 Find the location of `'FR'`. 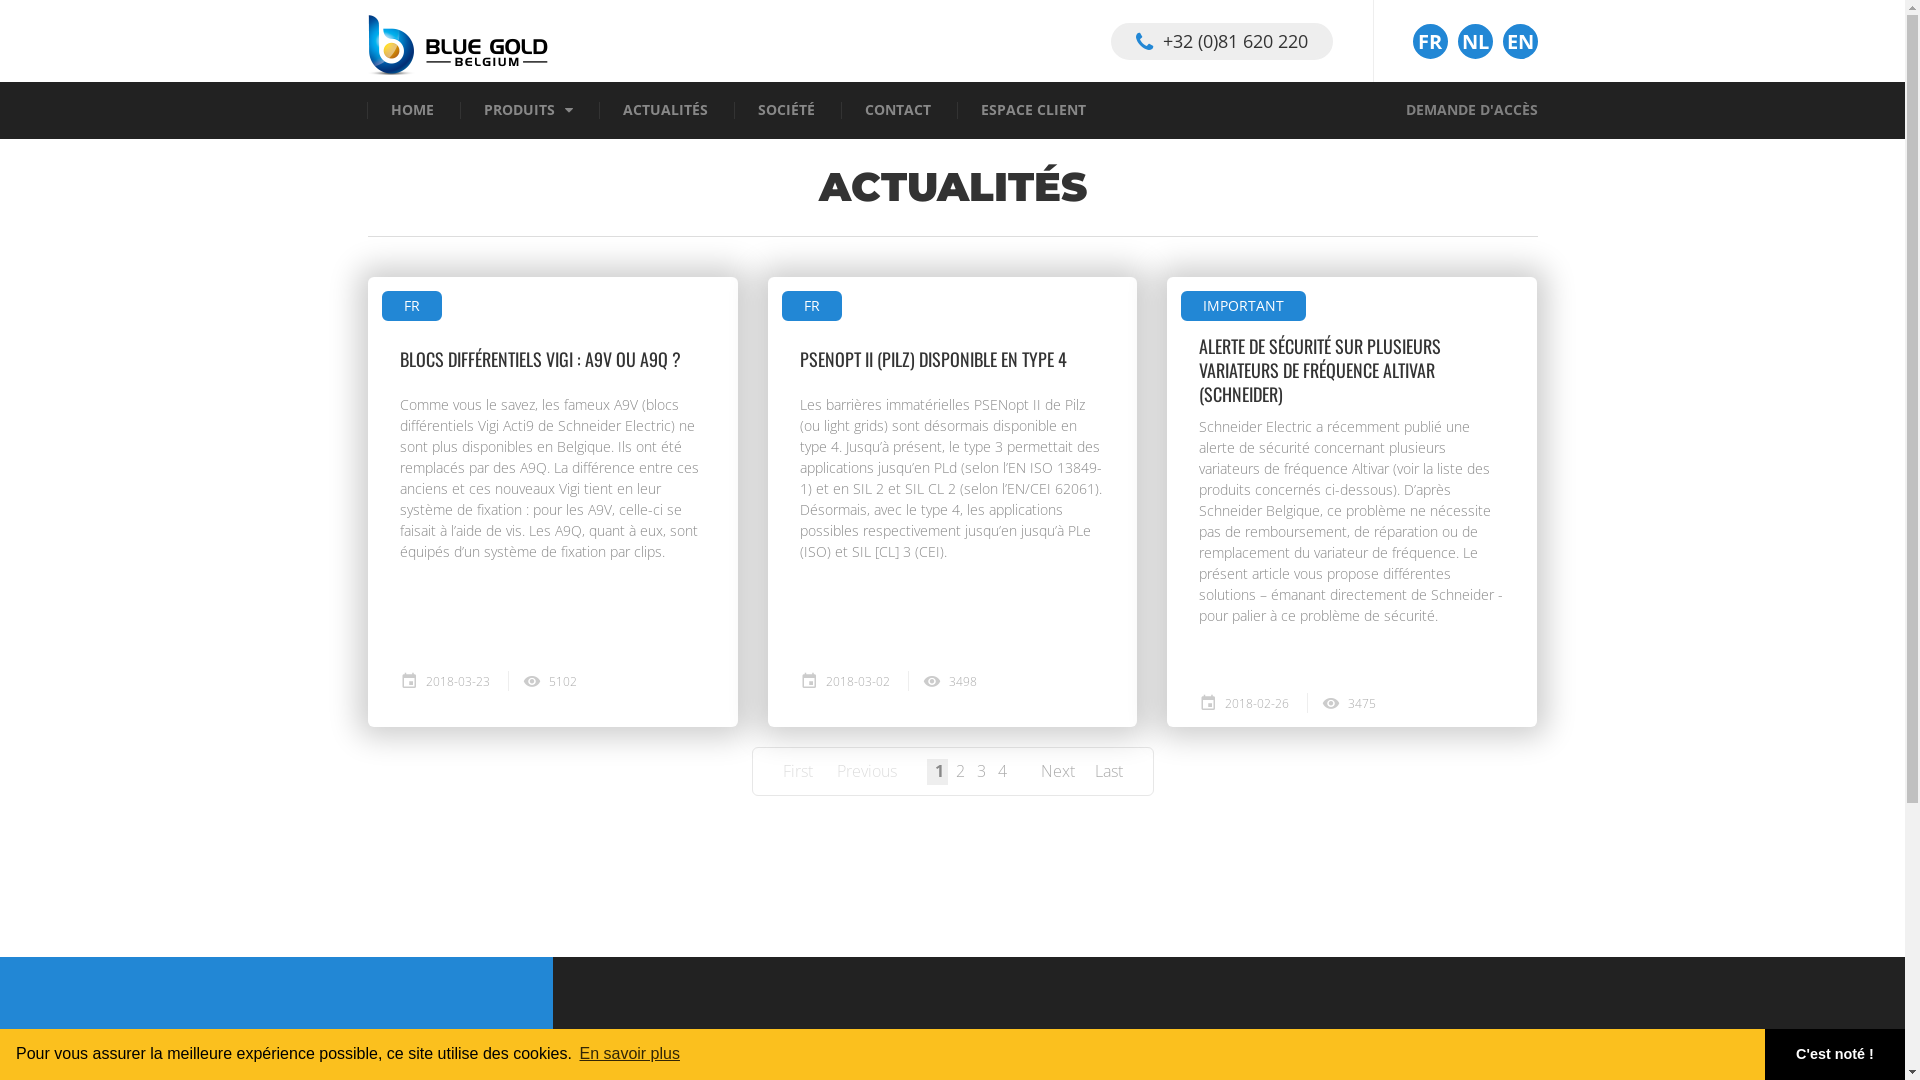

'FR' is located at coordinates (1428, 41).